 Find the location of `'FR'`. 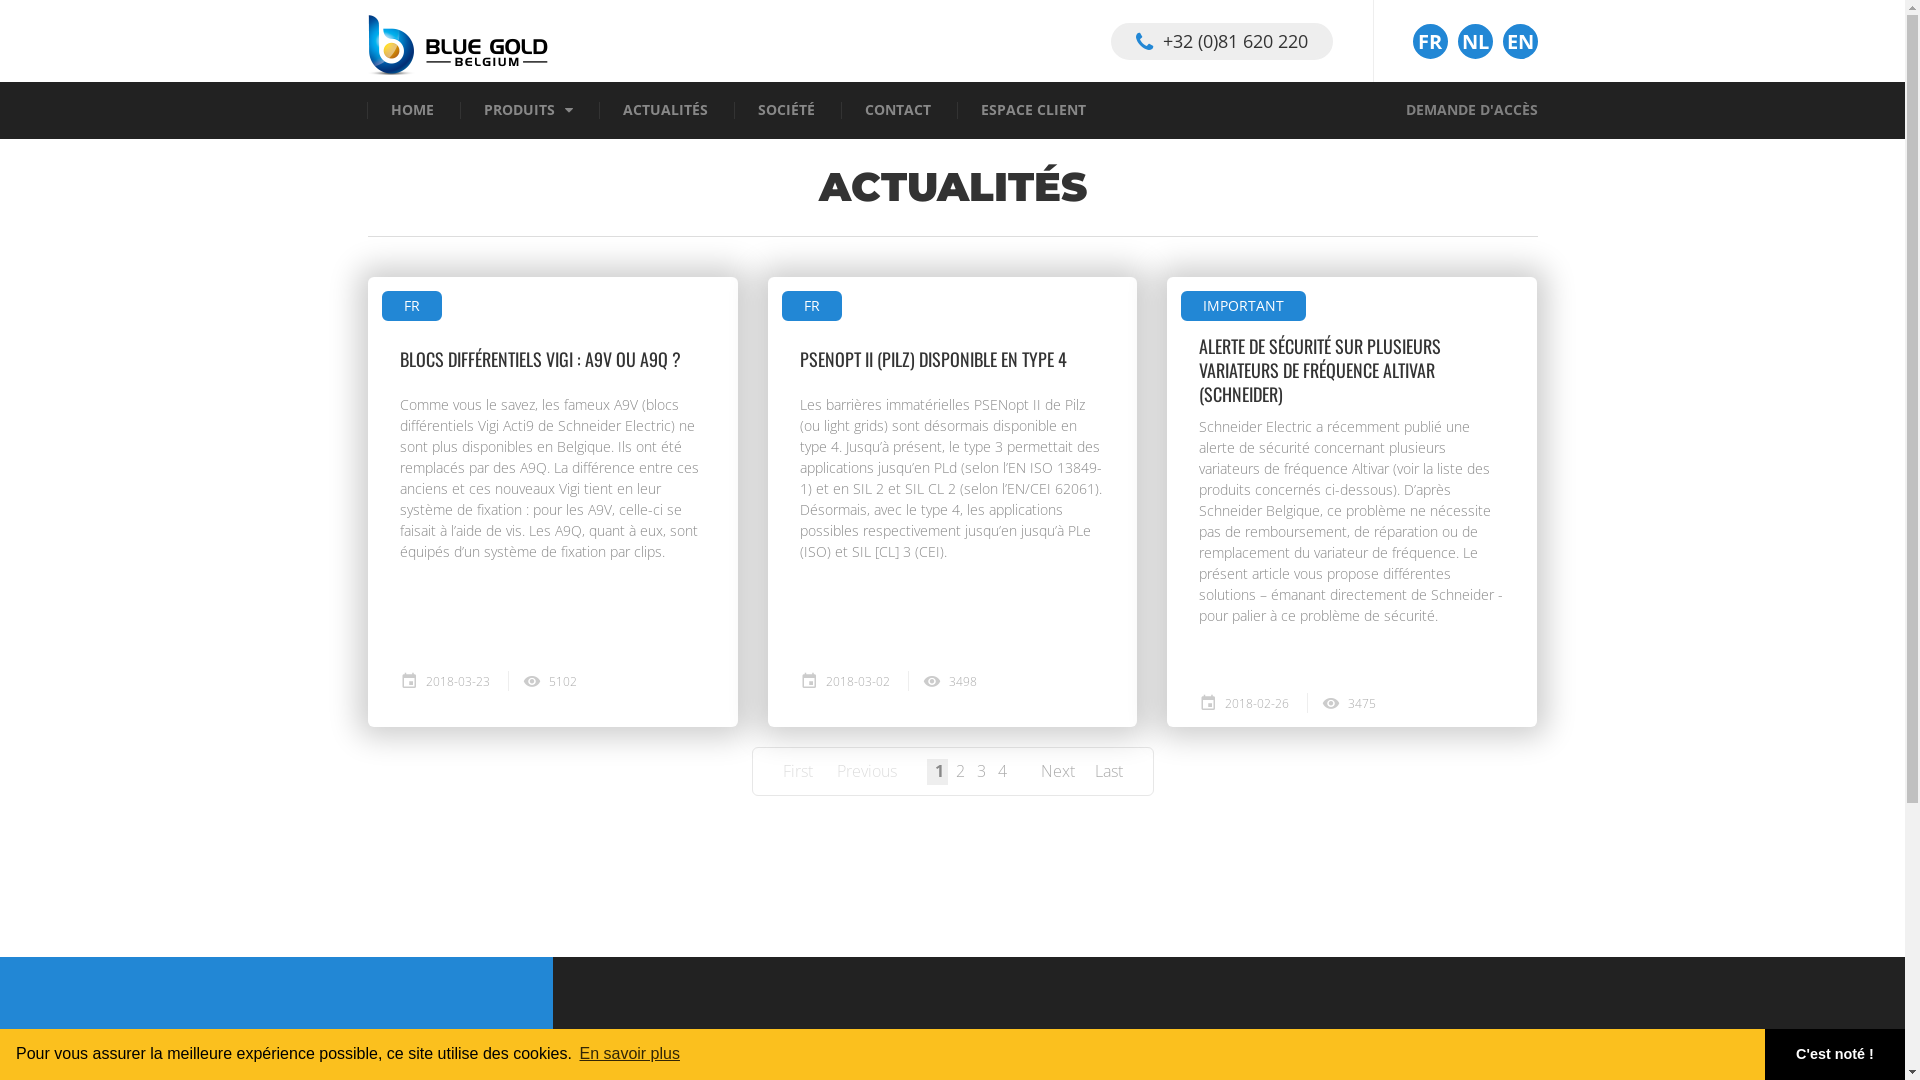

'FR' is located at coordinates (1428, 41).